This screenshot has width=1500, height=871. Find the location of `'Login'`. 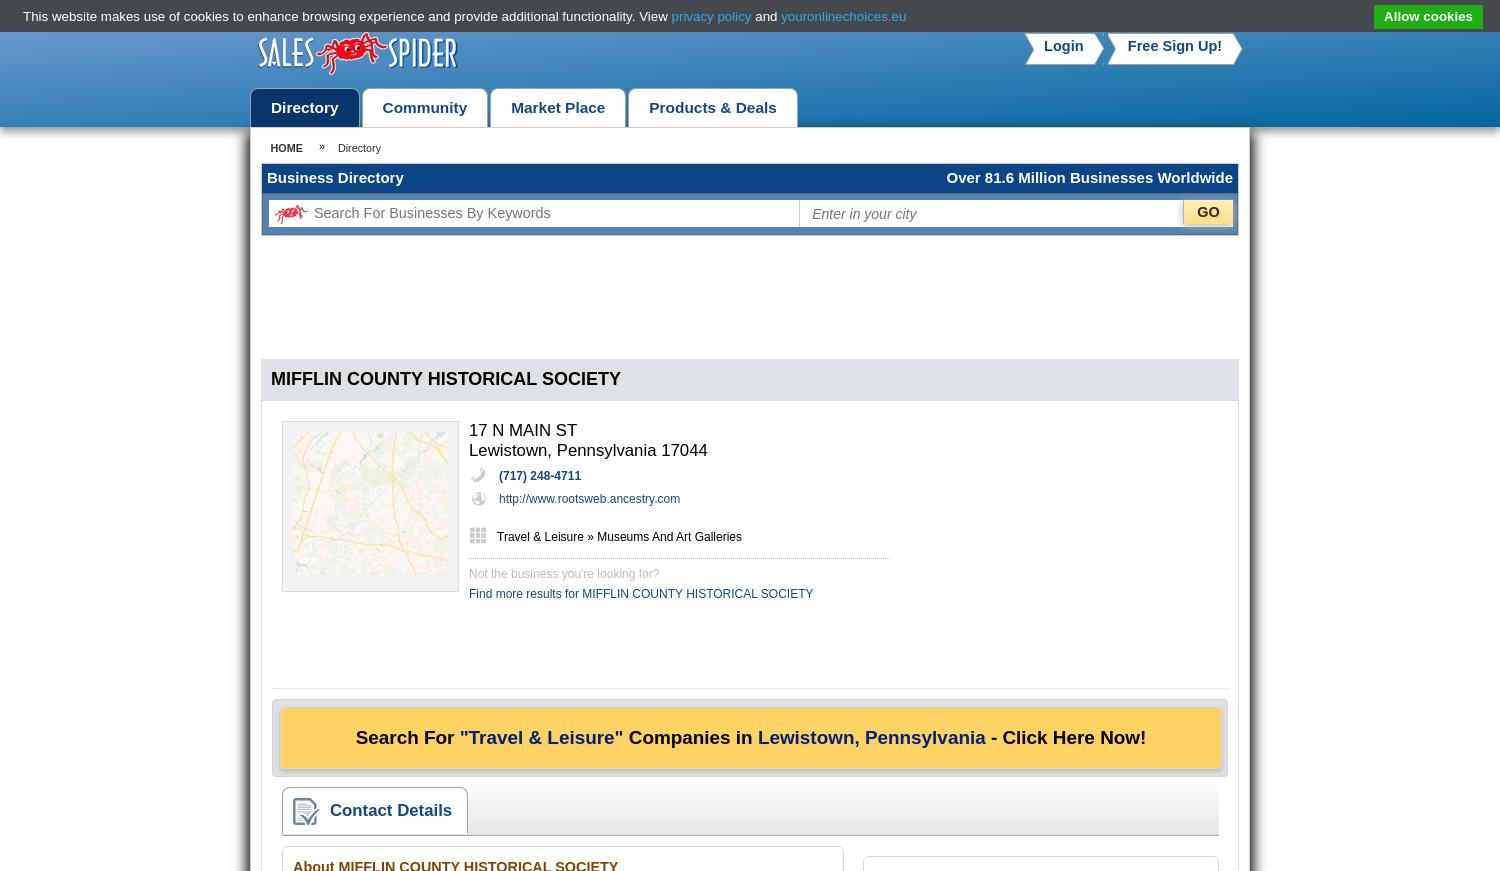

'Login' is located at coordinates (1062, 44).